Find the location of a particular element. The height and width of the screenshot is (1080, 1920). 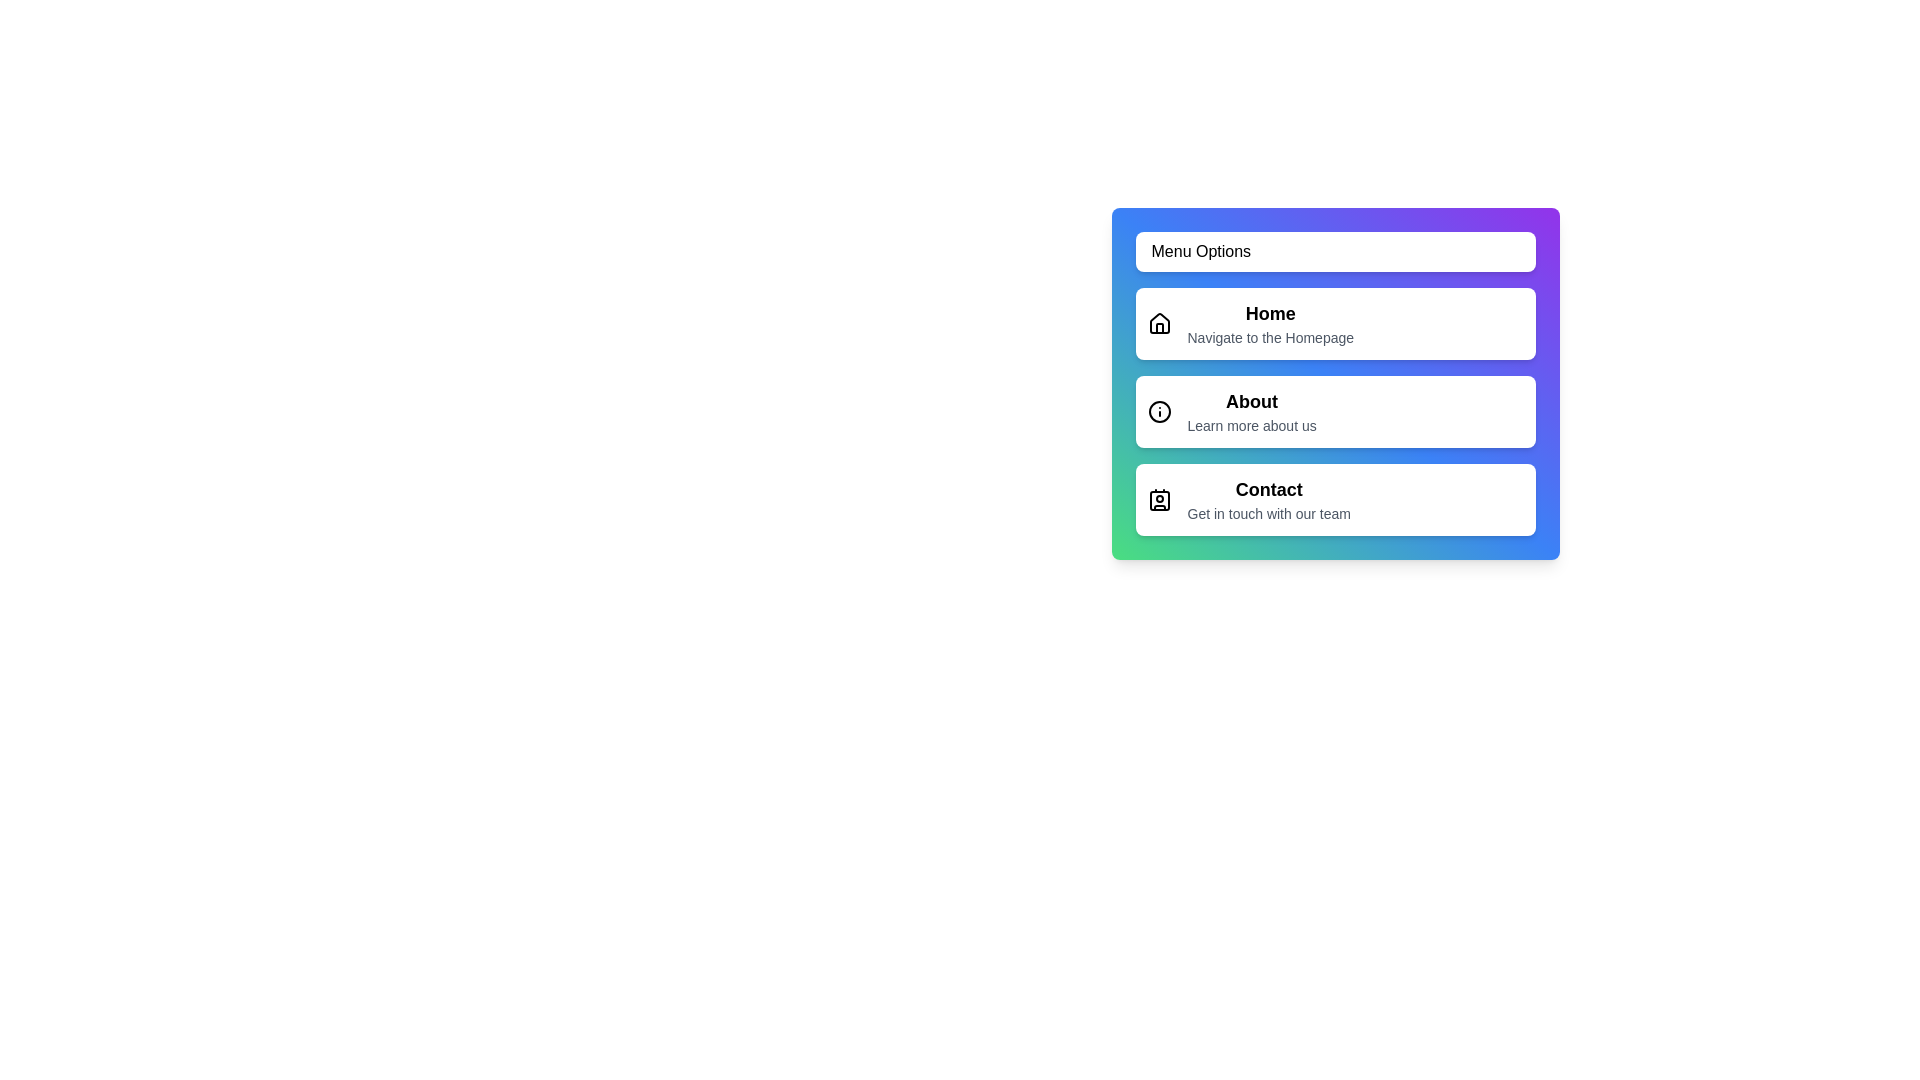

'Menu Options' button to toggle the menu visibility is located at coordinates (1335, 250).